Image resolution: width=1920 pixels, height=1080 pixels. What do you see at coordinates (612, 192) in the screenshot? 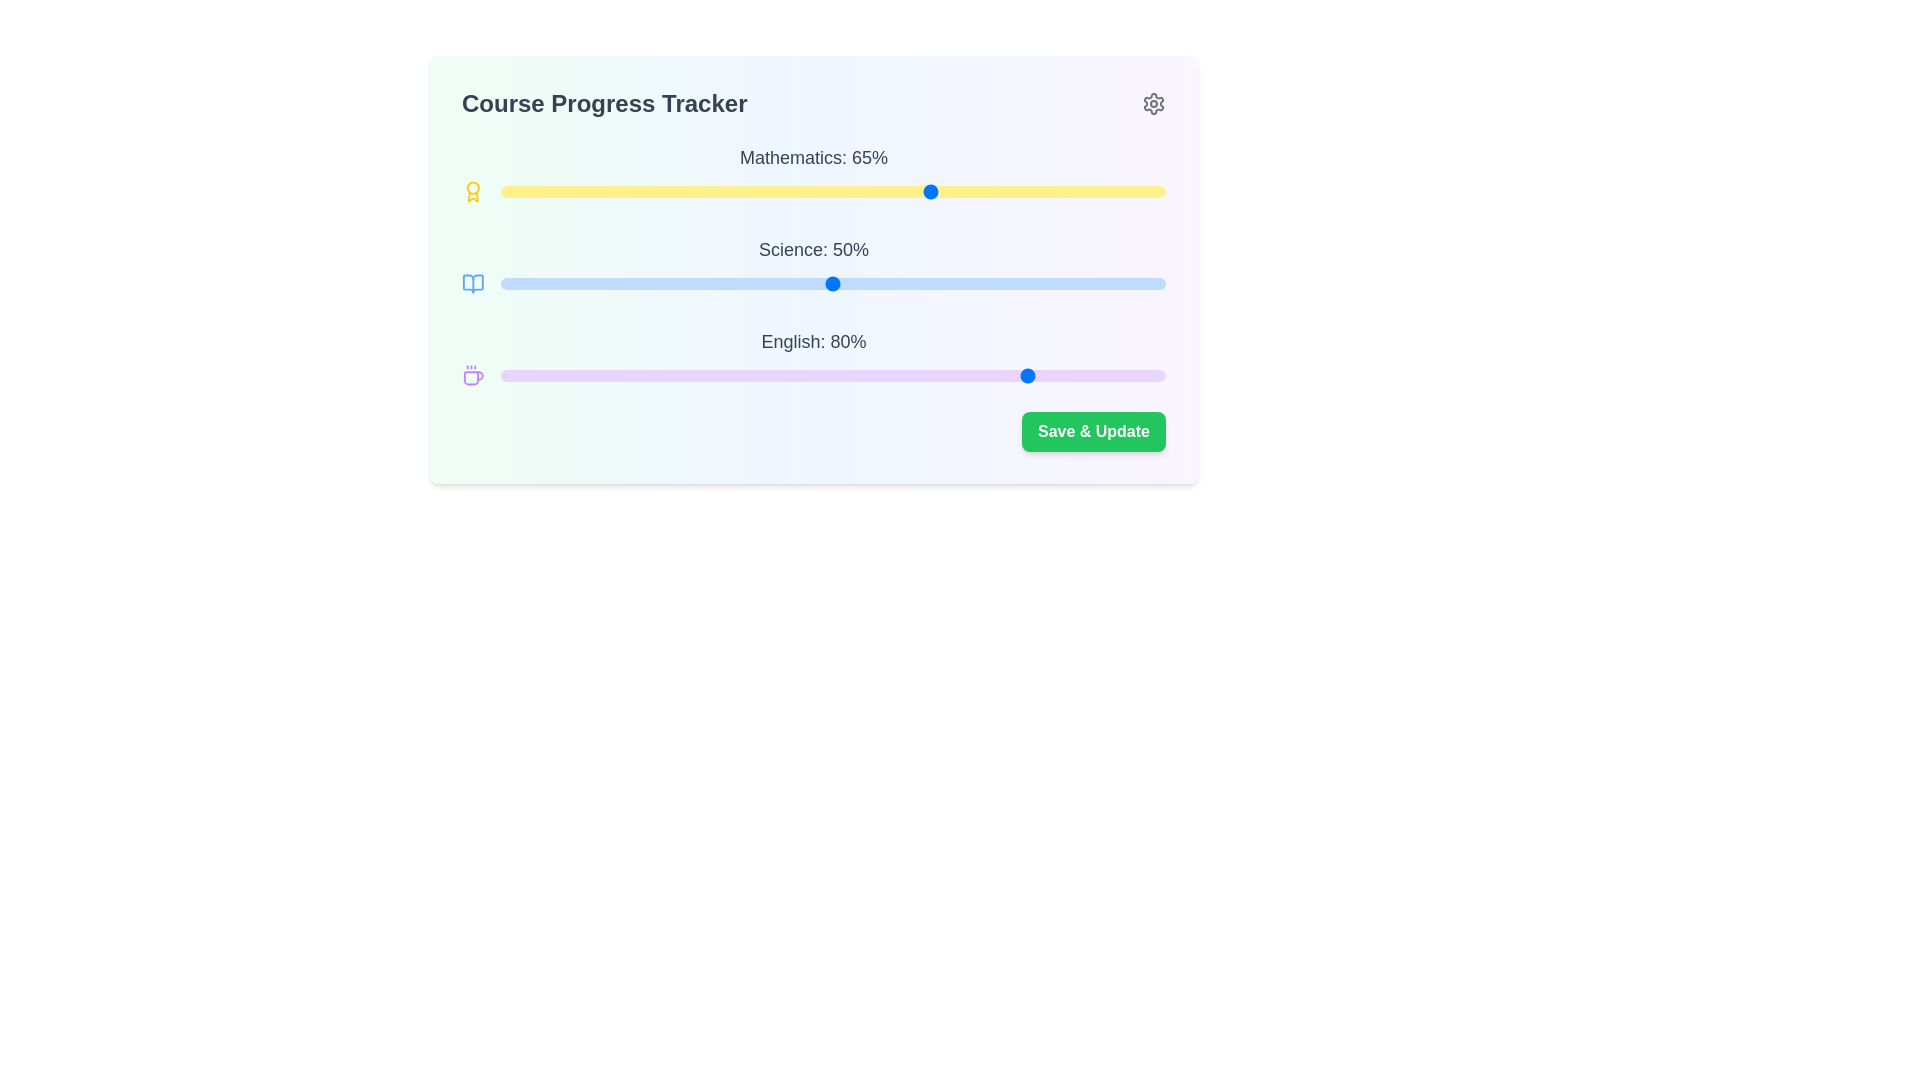
I see `the mathematics progress` at bounding box center [612, 192].